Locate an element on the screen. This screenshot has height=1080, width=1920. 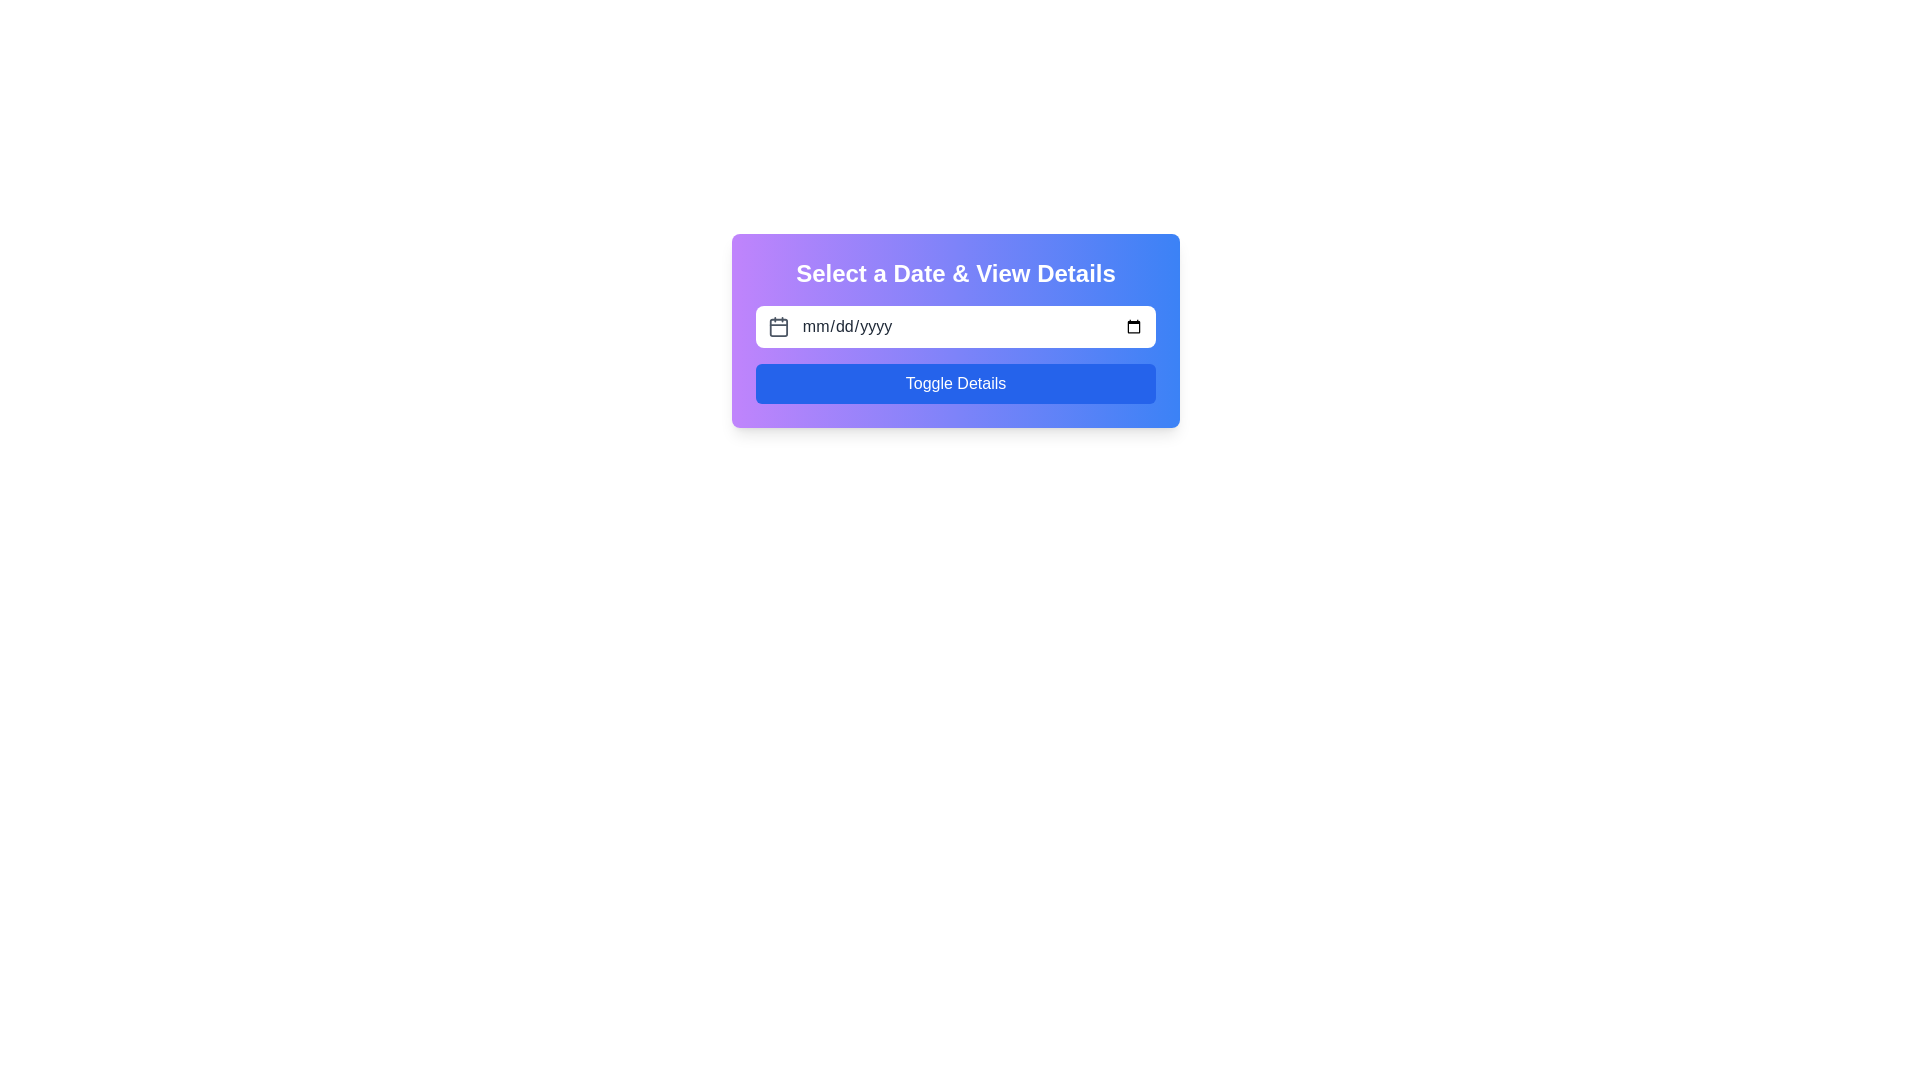
the calendar icon component, which is used for date selection functionalities, located to the left of the input field labeled 'mm/dd/yyyy' is located at coordinates (777, 326).